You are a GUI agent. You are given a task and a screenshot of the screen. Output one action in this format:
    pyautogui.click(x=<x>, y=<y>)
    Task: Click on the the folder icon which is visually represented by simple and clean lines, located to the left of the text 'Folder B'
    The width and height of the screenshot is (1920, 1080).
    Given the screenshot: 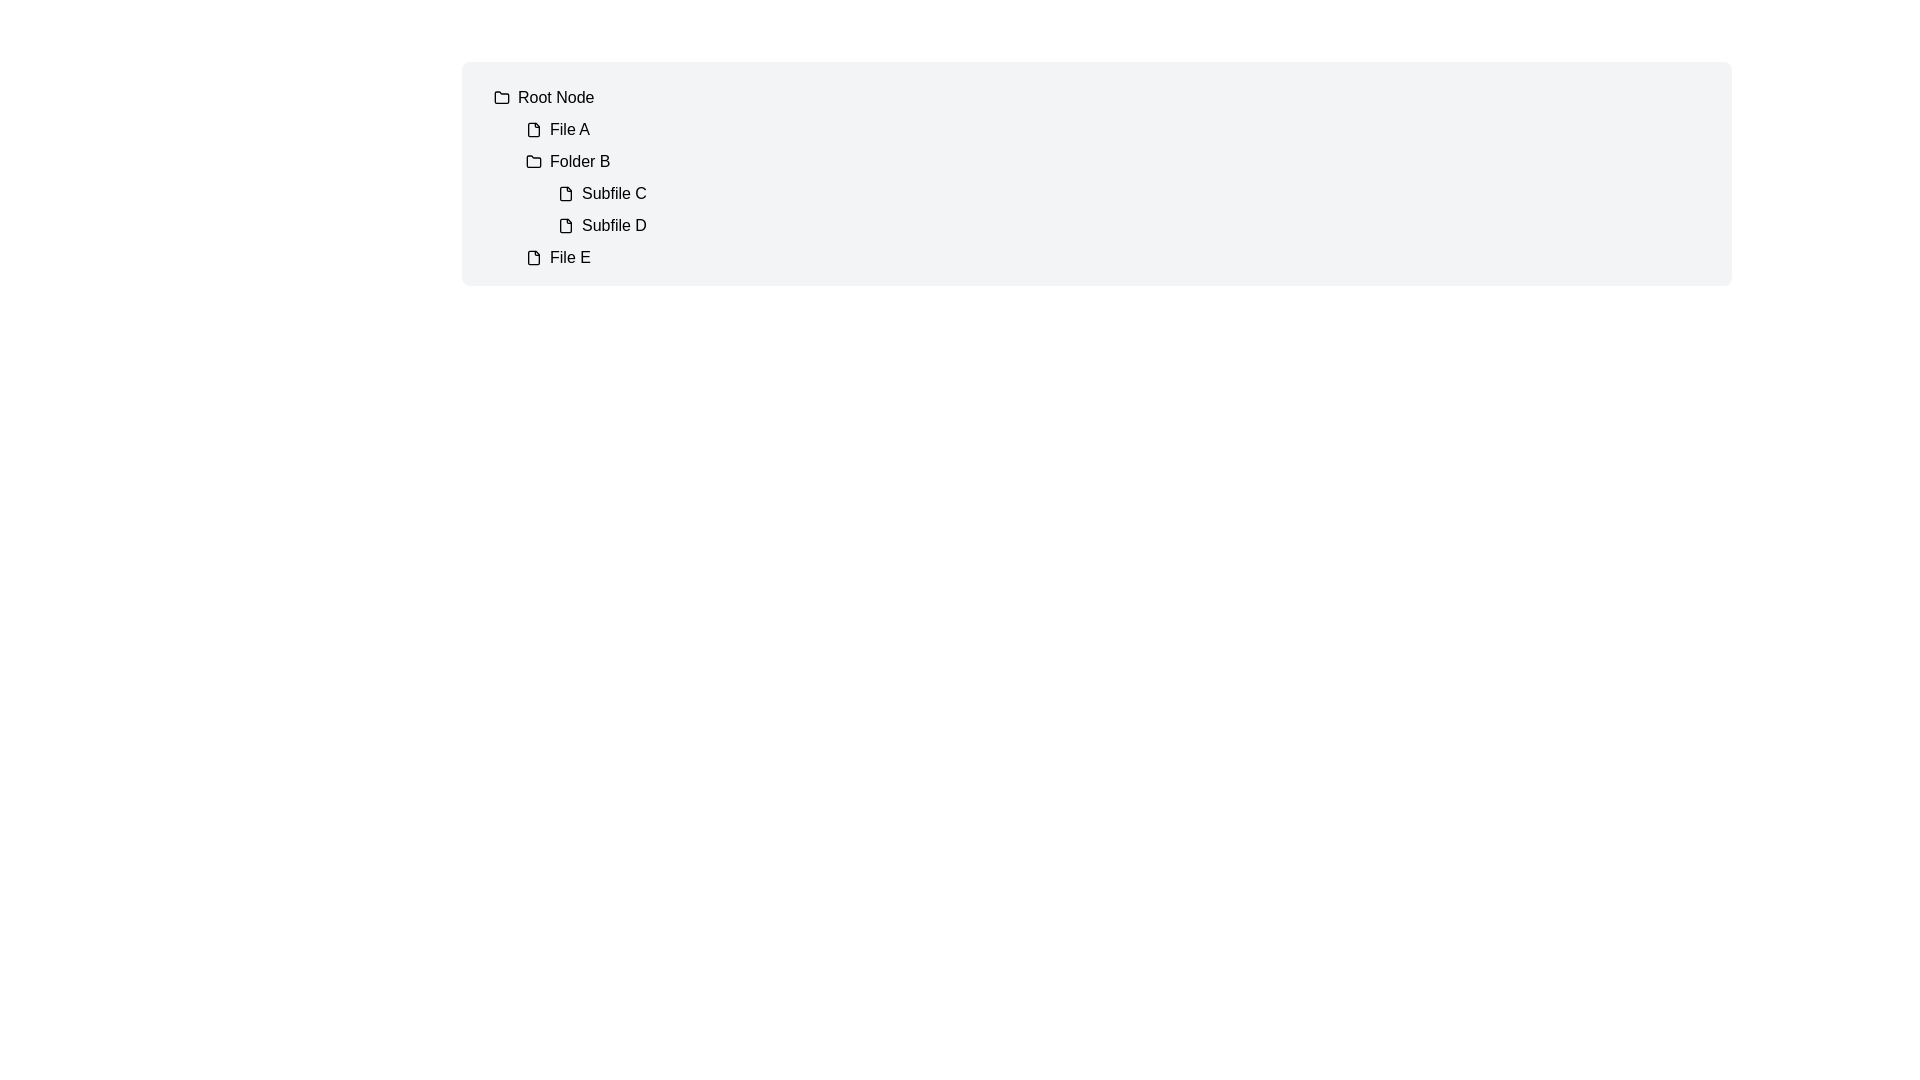 What is the action you would take?
    pyautogui.click(x=533, y=161)
    